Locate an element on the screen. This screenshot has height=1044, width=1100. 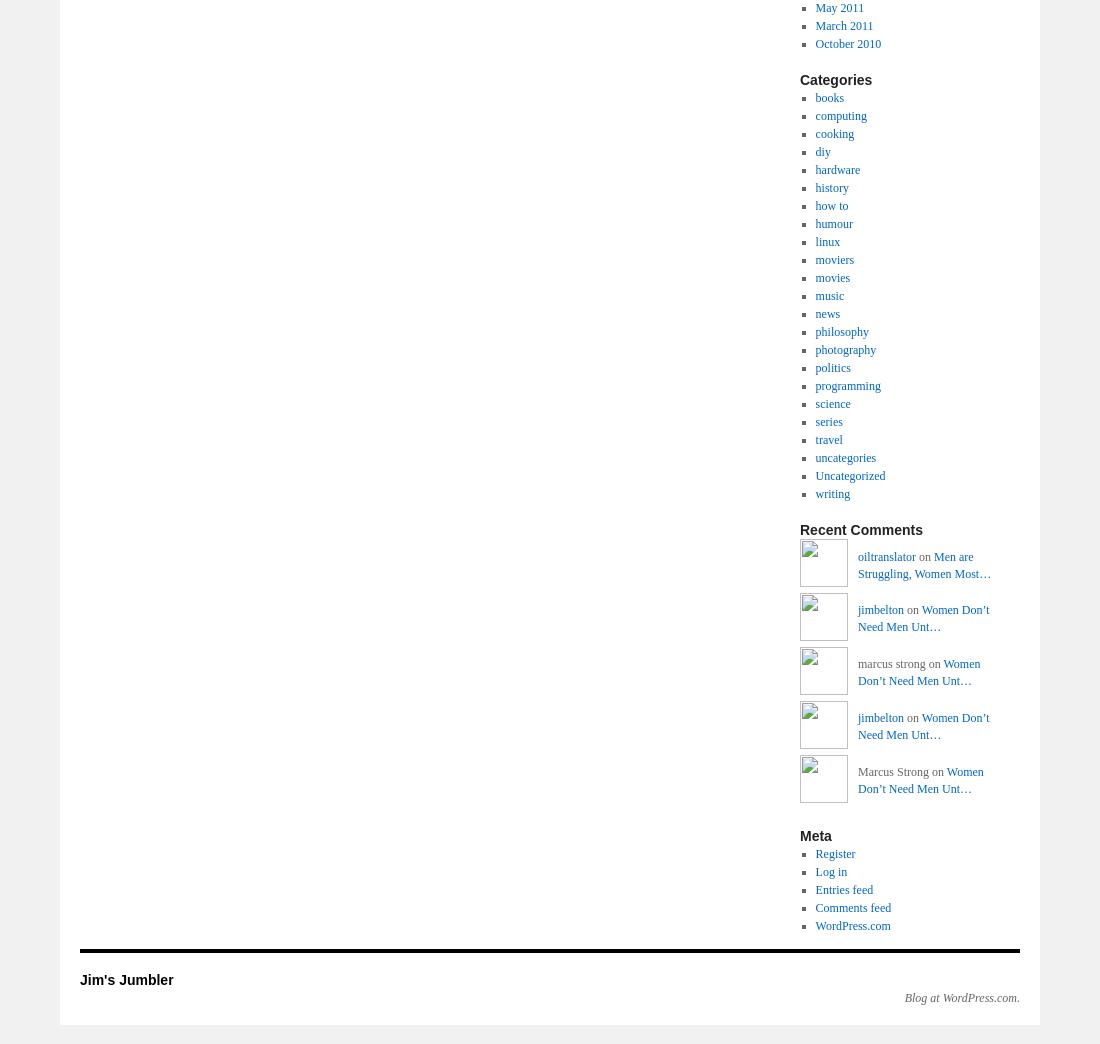
'series' is located at coordinates (827, 420).